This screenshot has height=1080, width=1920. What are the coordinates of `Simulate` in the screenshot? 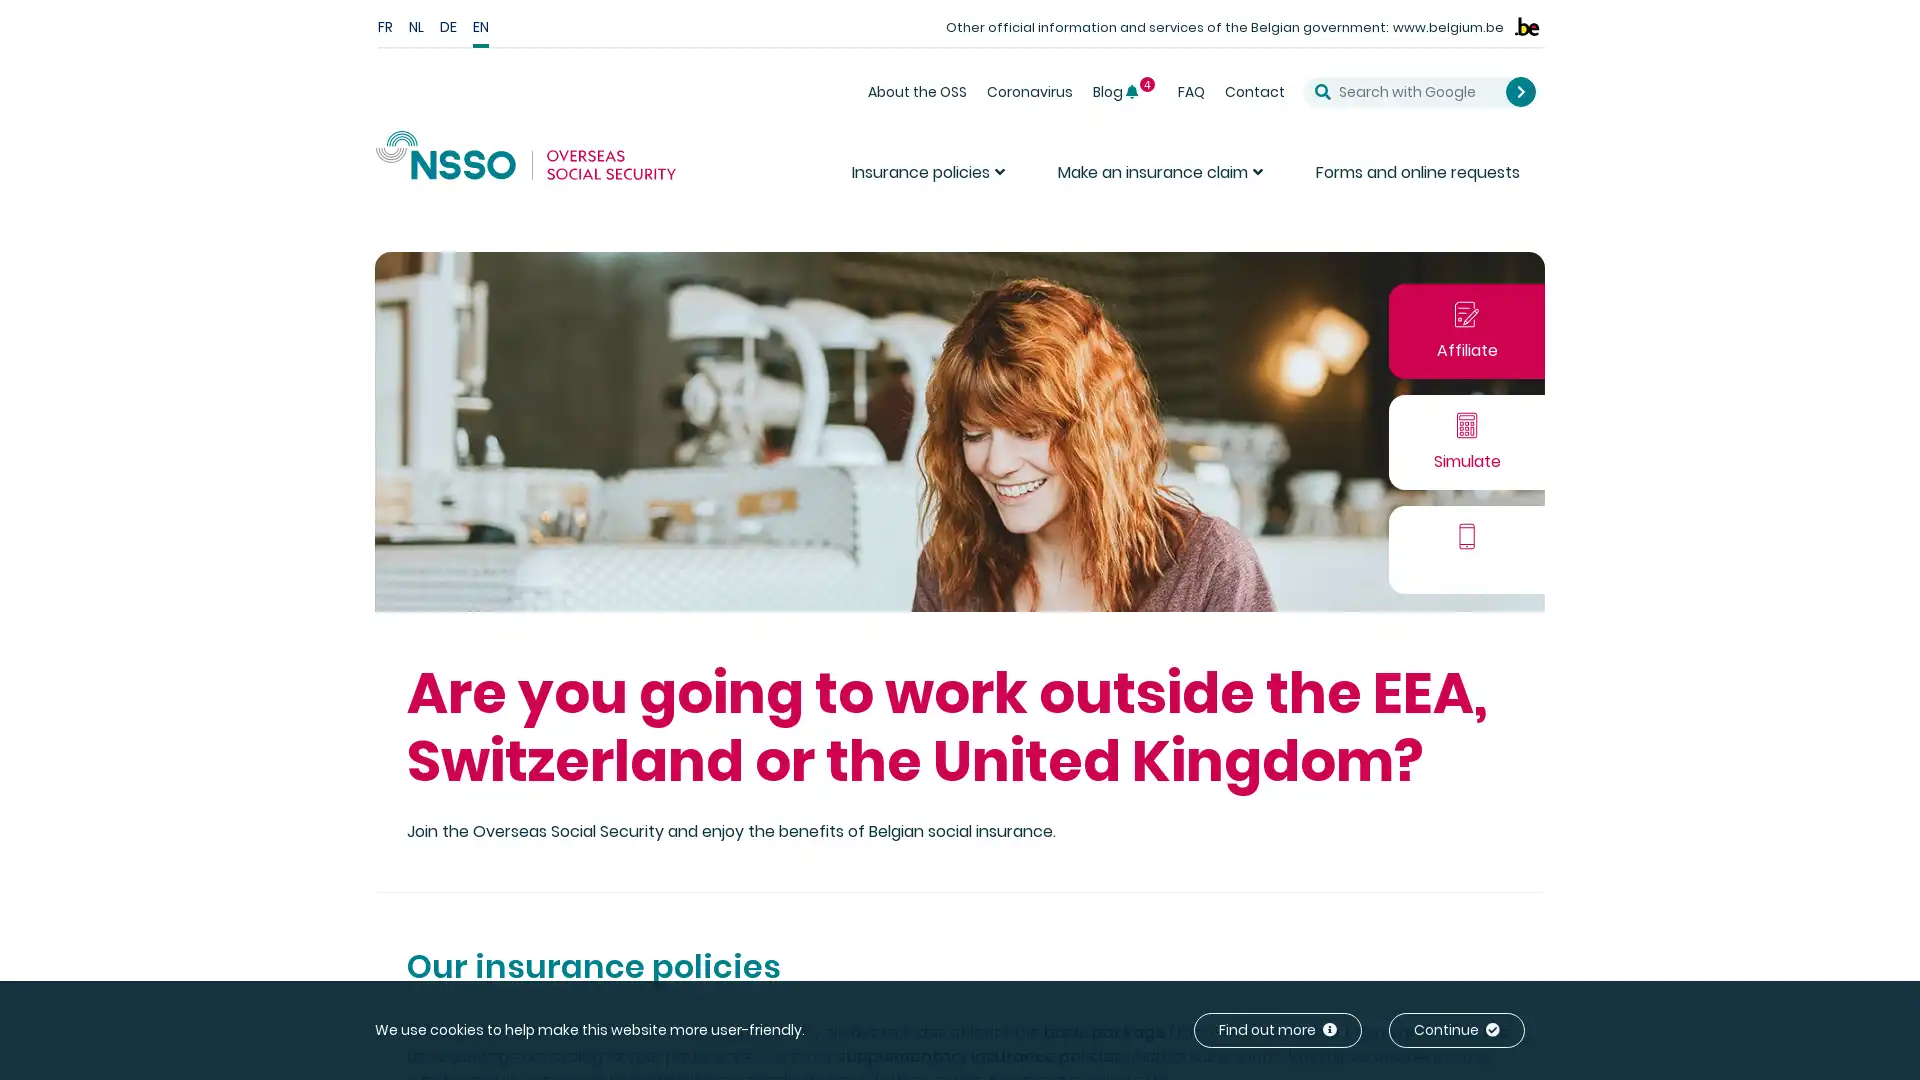 It's located at (1467, 440).